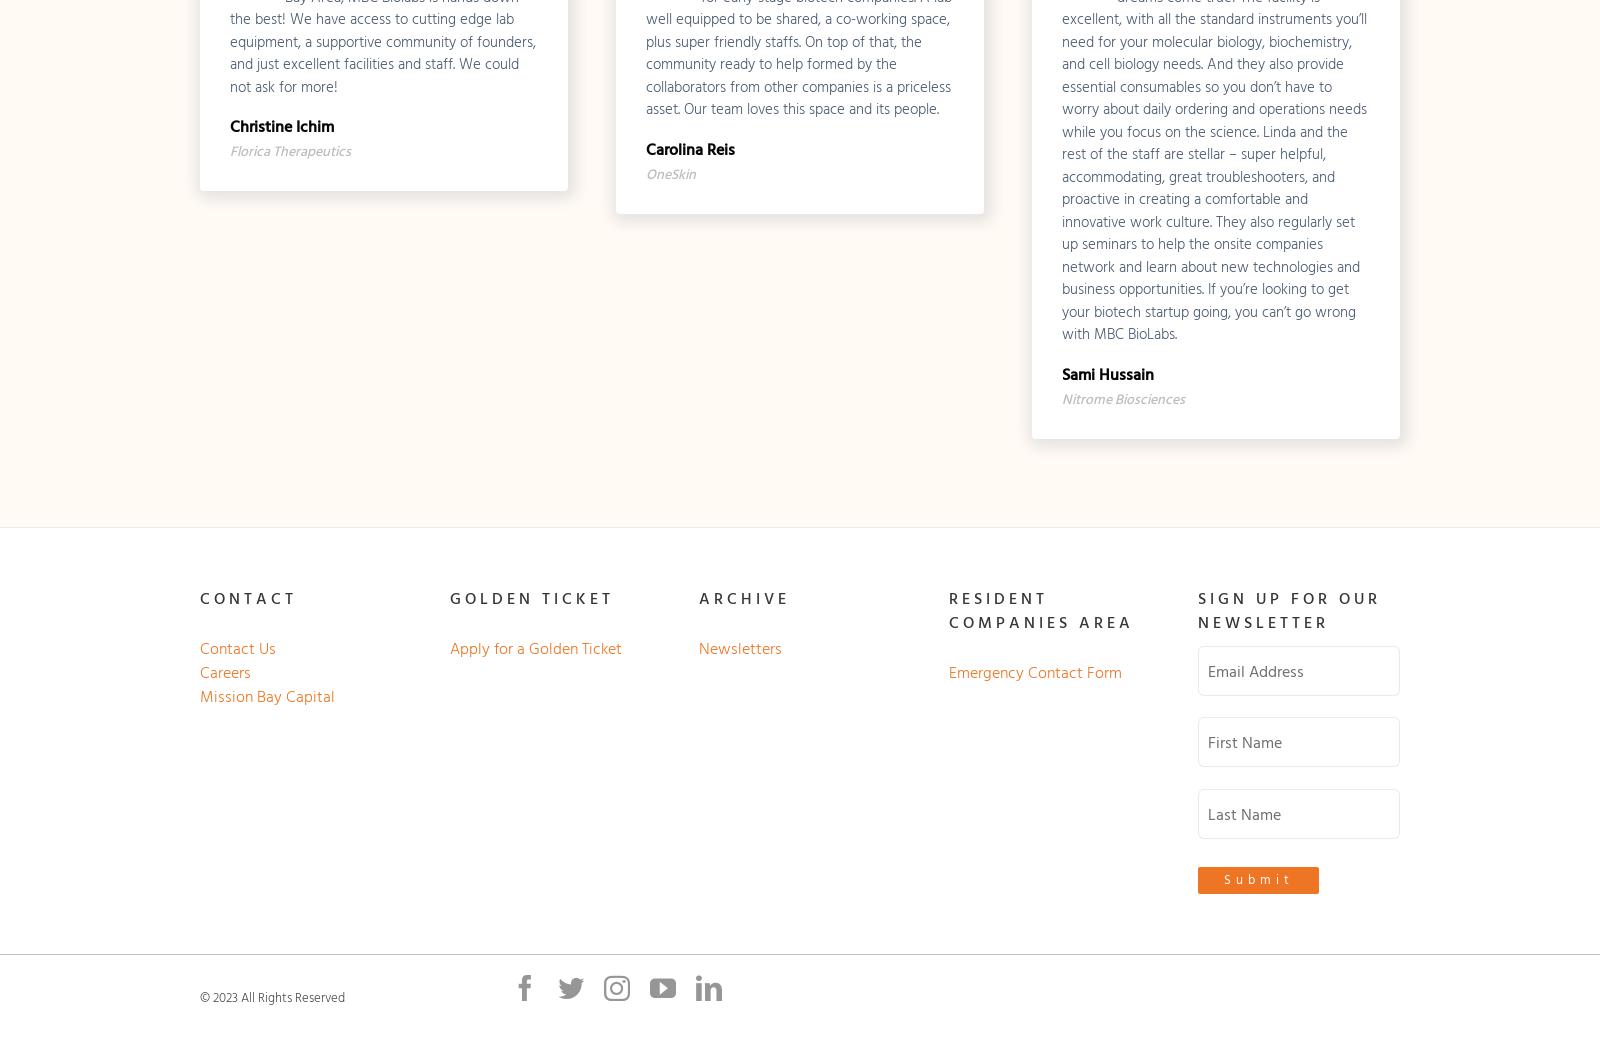  What do you see at coordinates (1034, 672) in the screenshot?
I see `'Emergency Contact Form'` at bounding box center [1034, 672].